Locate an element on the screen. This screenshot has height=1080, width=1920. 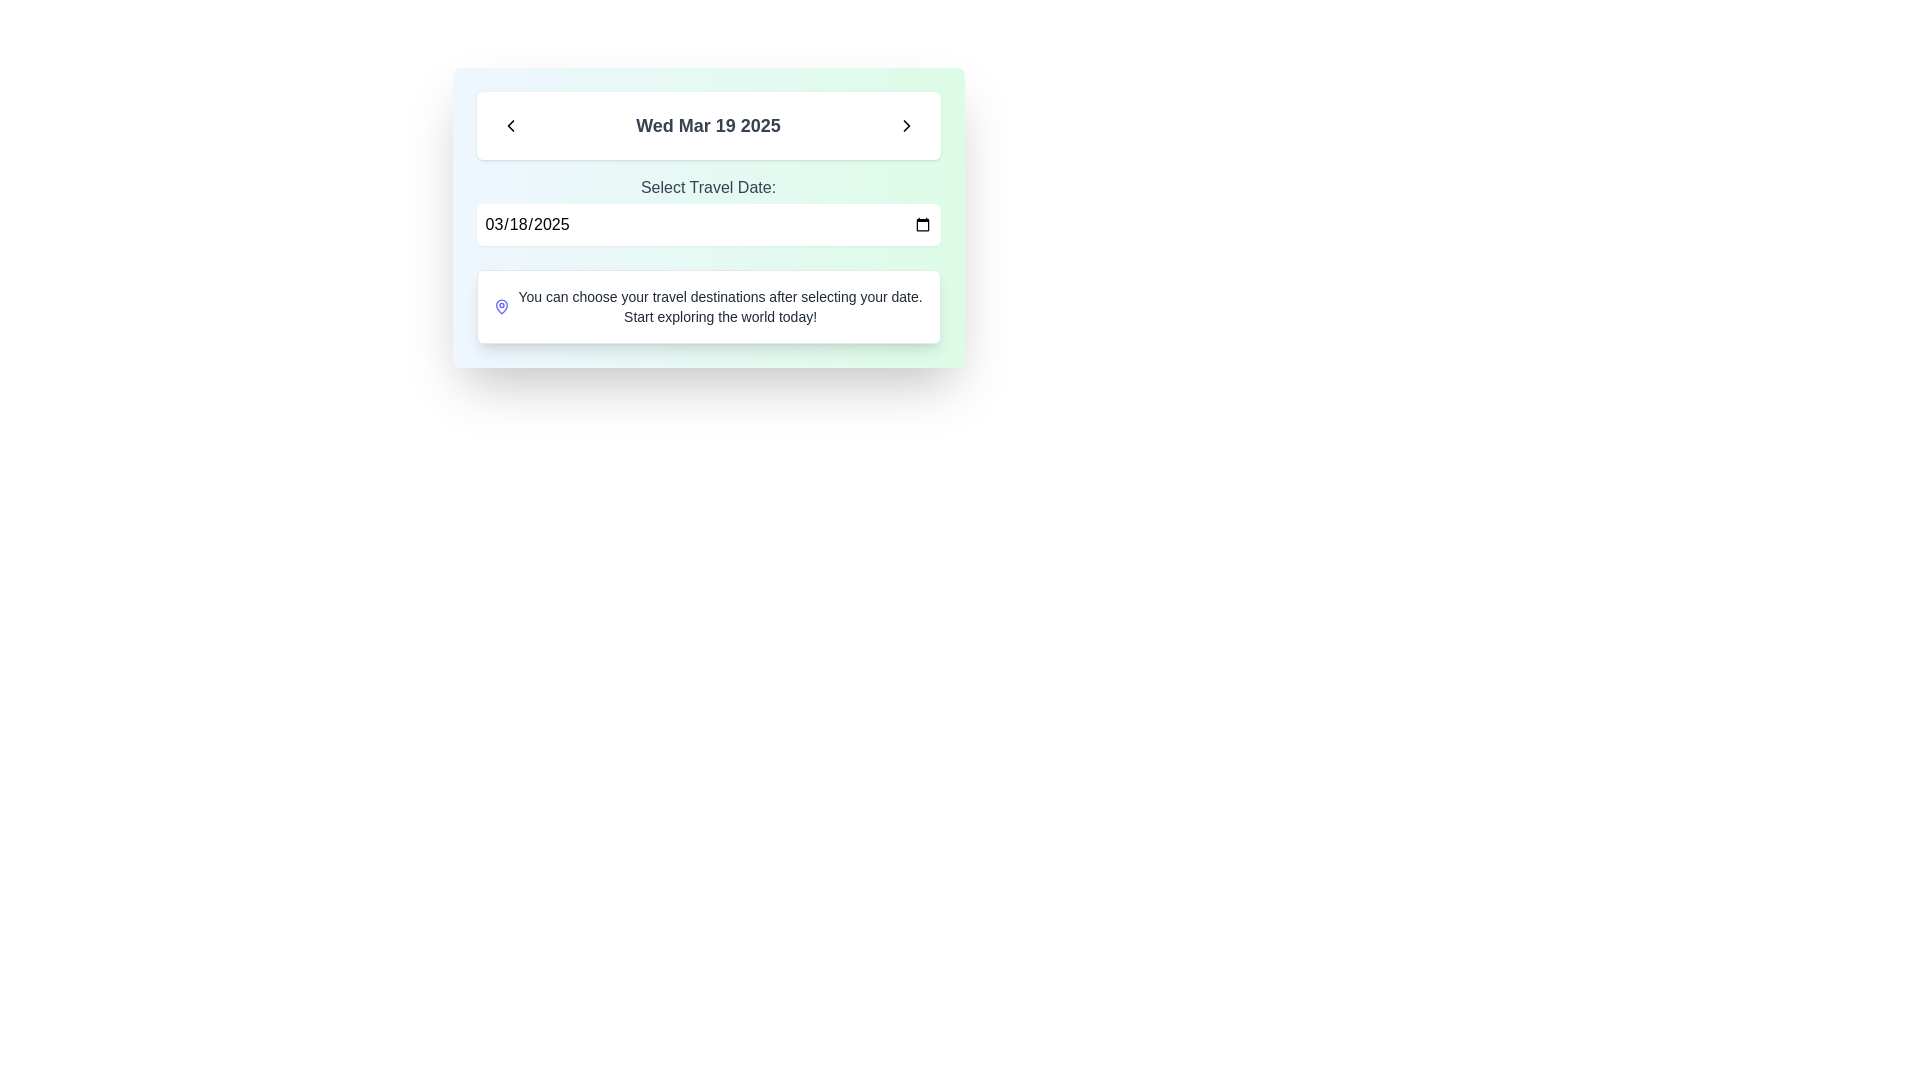
the travel-related icon located inside a white, rounded rectangle box to the left of the text describing travel choices is located at coordinates (501, 307).